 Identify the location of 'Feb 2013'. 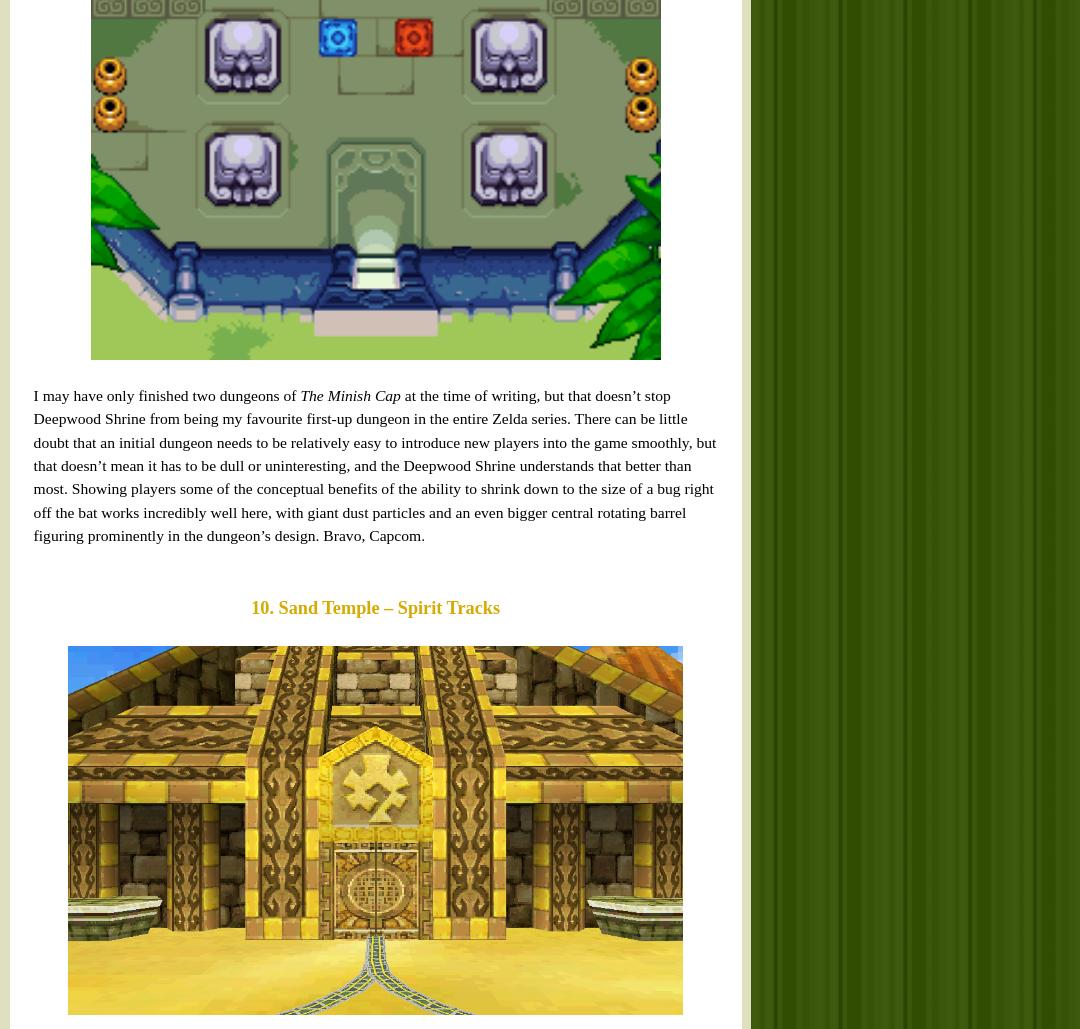
(715, 394).